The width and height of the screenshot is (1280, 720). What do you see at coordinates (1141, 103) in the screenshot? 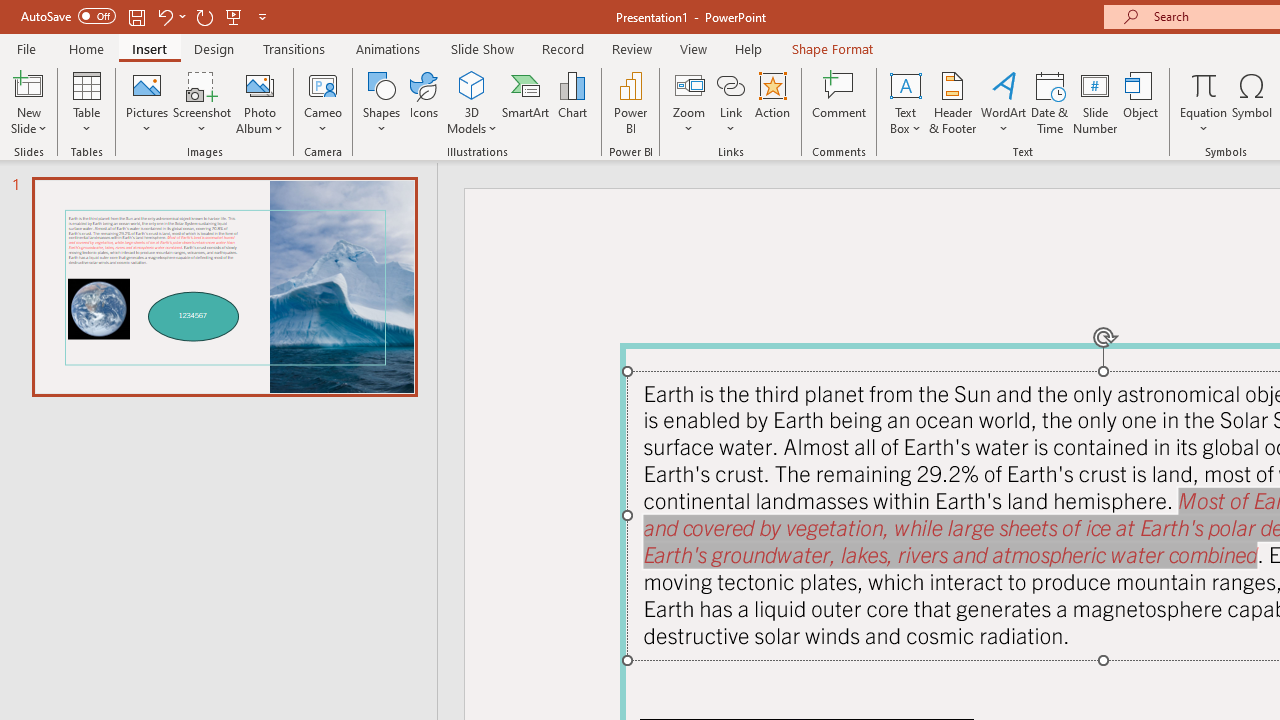
I see `'Object...'` at bounding box center [1141, 103].